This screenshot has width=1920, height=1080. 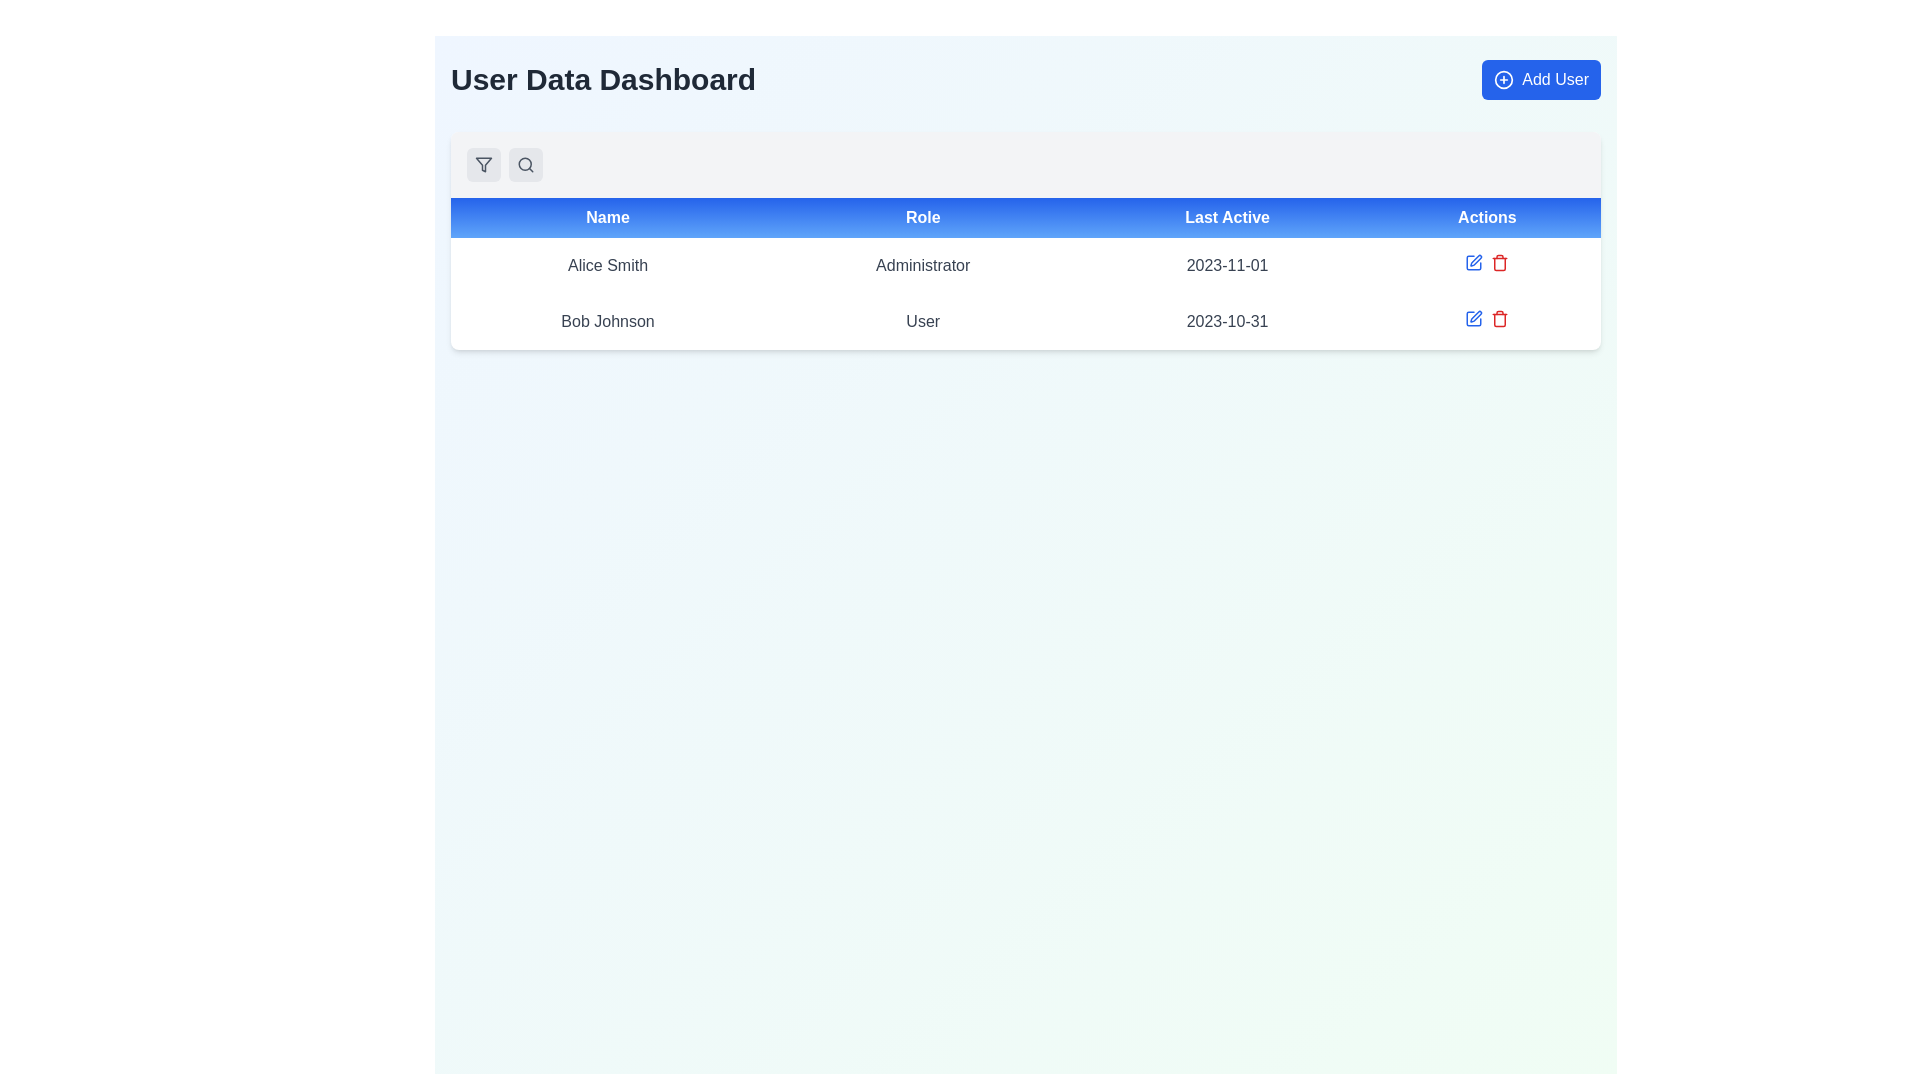 I want to click on the text label displaying the role 'Administrator' in the second cell of the first data row under the 'Role' column, so click(x=922, y=265).